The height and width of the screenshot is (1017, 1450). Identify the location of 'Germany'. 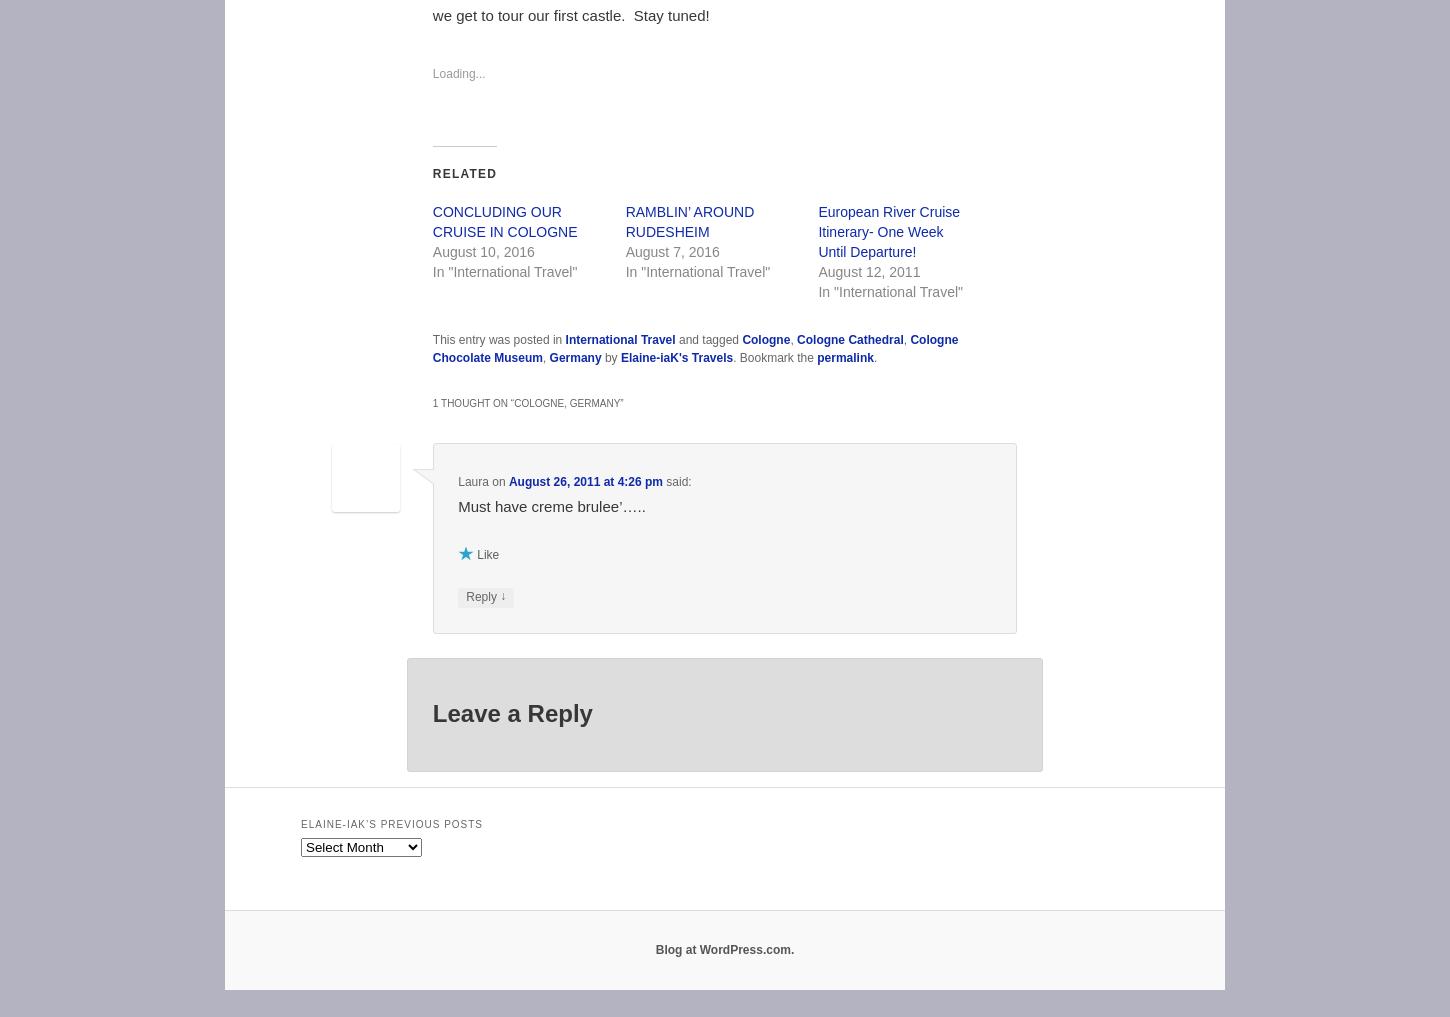
(575, 355).